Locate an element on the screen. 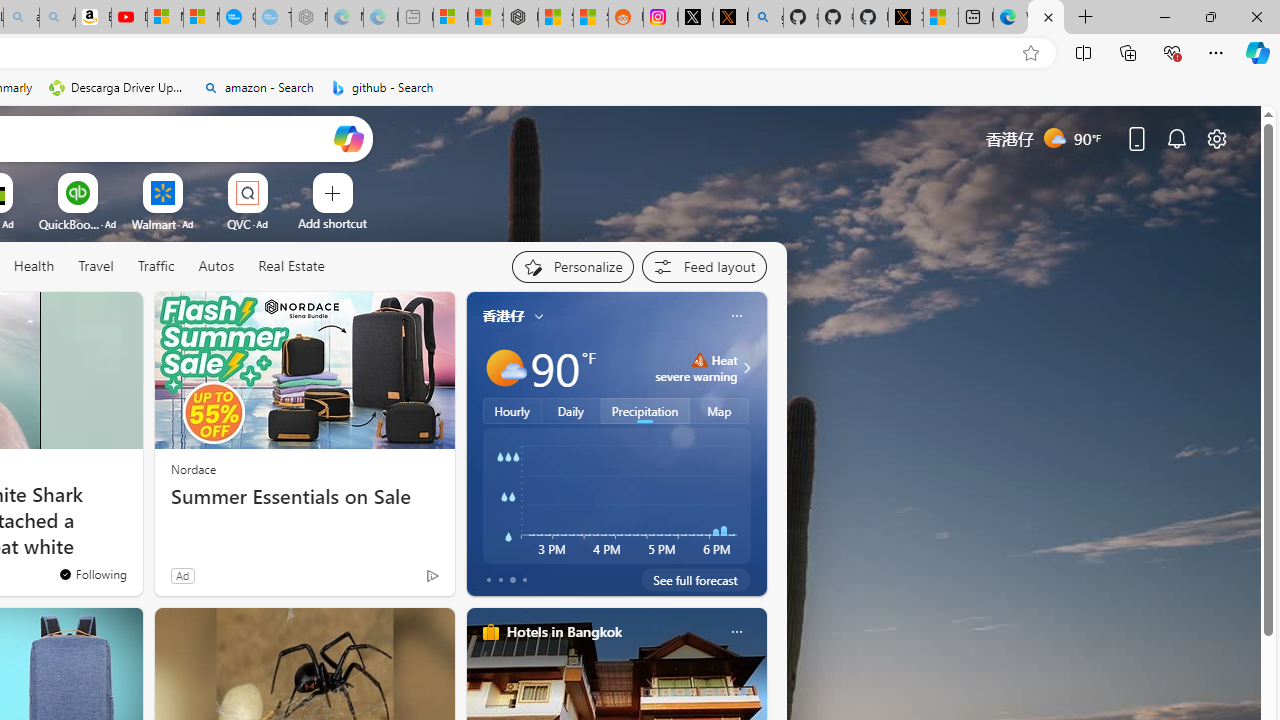  'Add a site' is located at coordinates (332, 223).